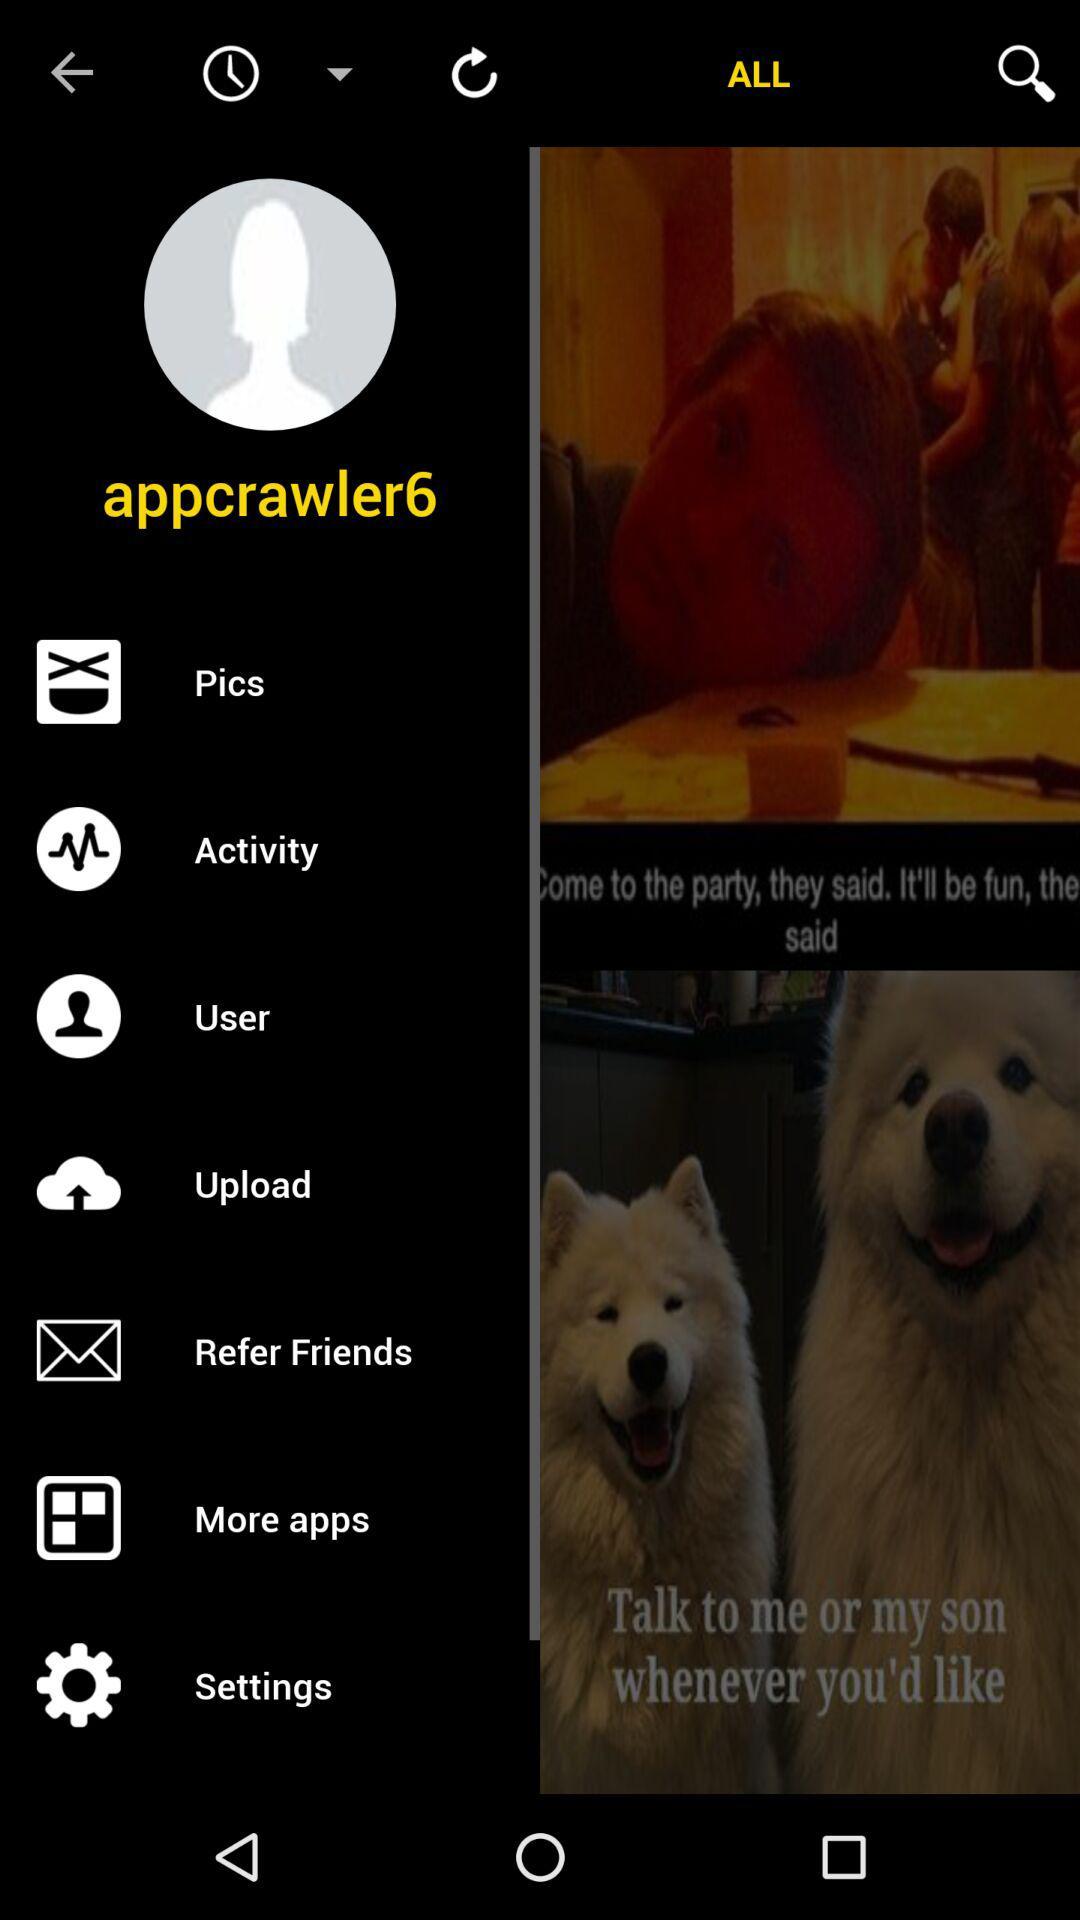 The height and width of the screenshot is (1920, 1080). I want to click on refresh page, so click(474, 73).